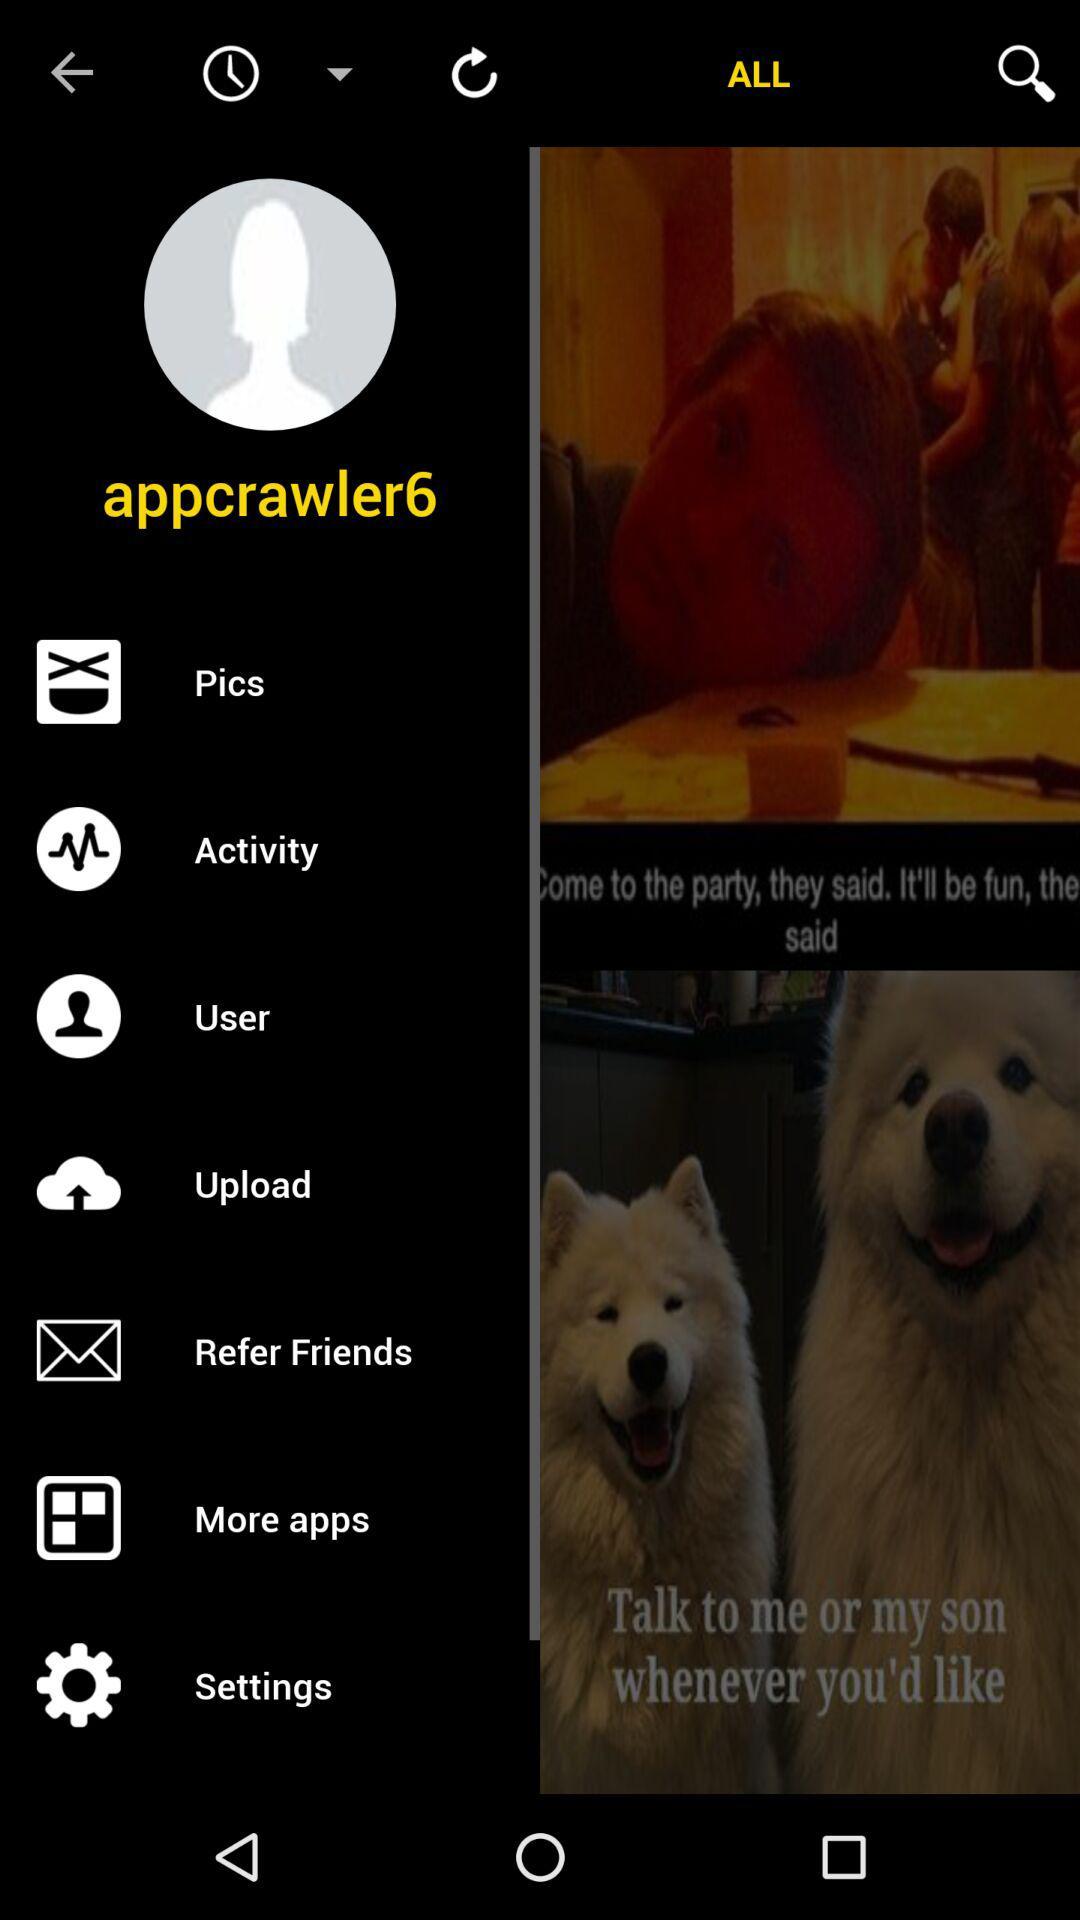 The height and width of the screenshot is (1920, 1080). I want to click on refresh page, so click(474, 73).